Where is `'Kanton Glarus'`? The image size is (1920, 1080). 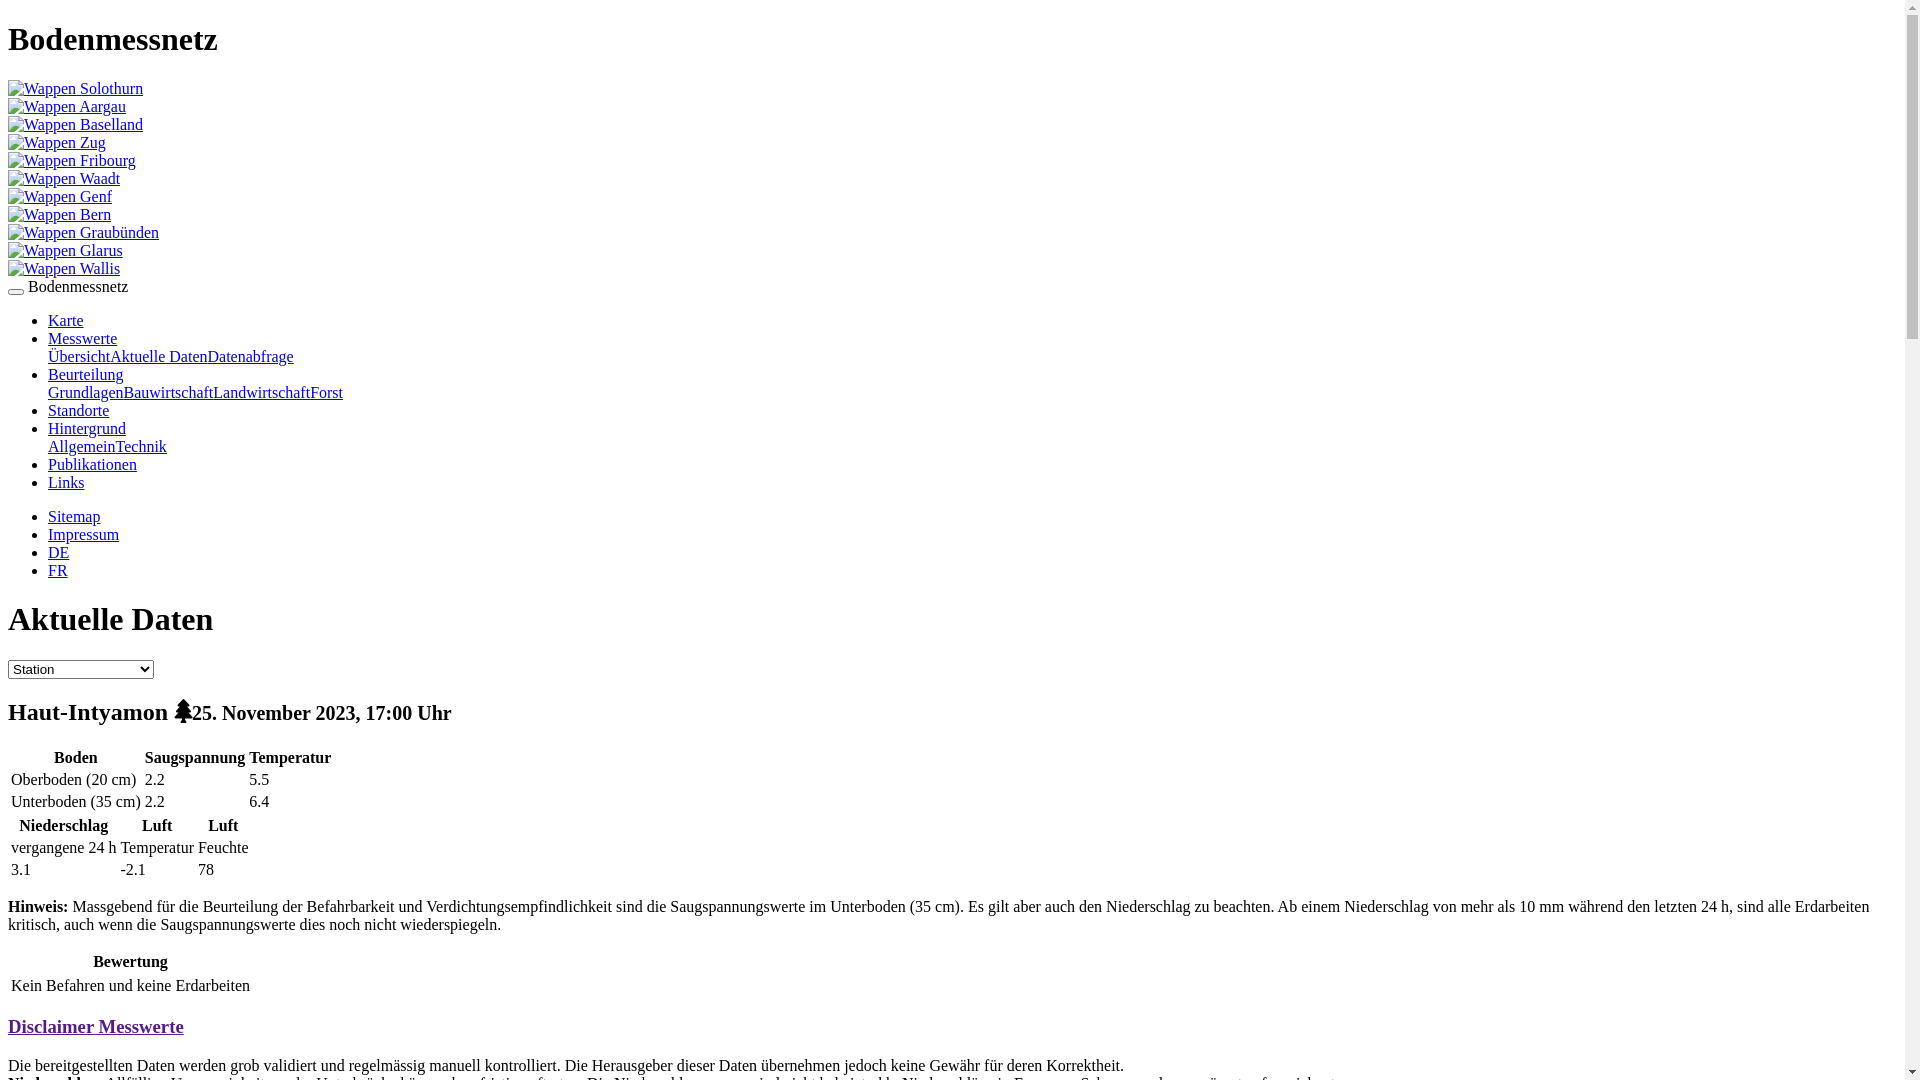
'Kanton Glarus' is located at coordinates (8, 249).